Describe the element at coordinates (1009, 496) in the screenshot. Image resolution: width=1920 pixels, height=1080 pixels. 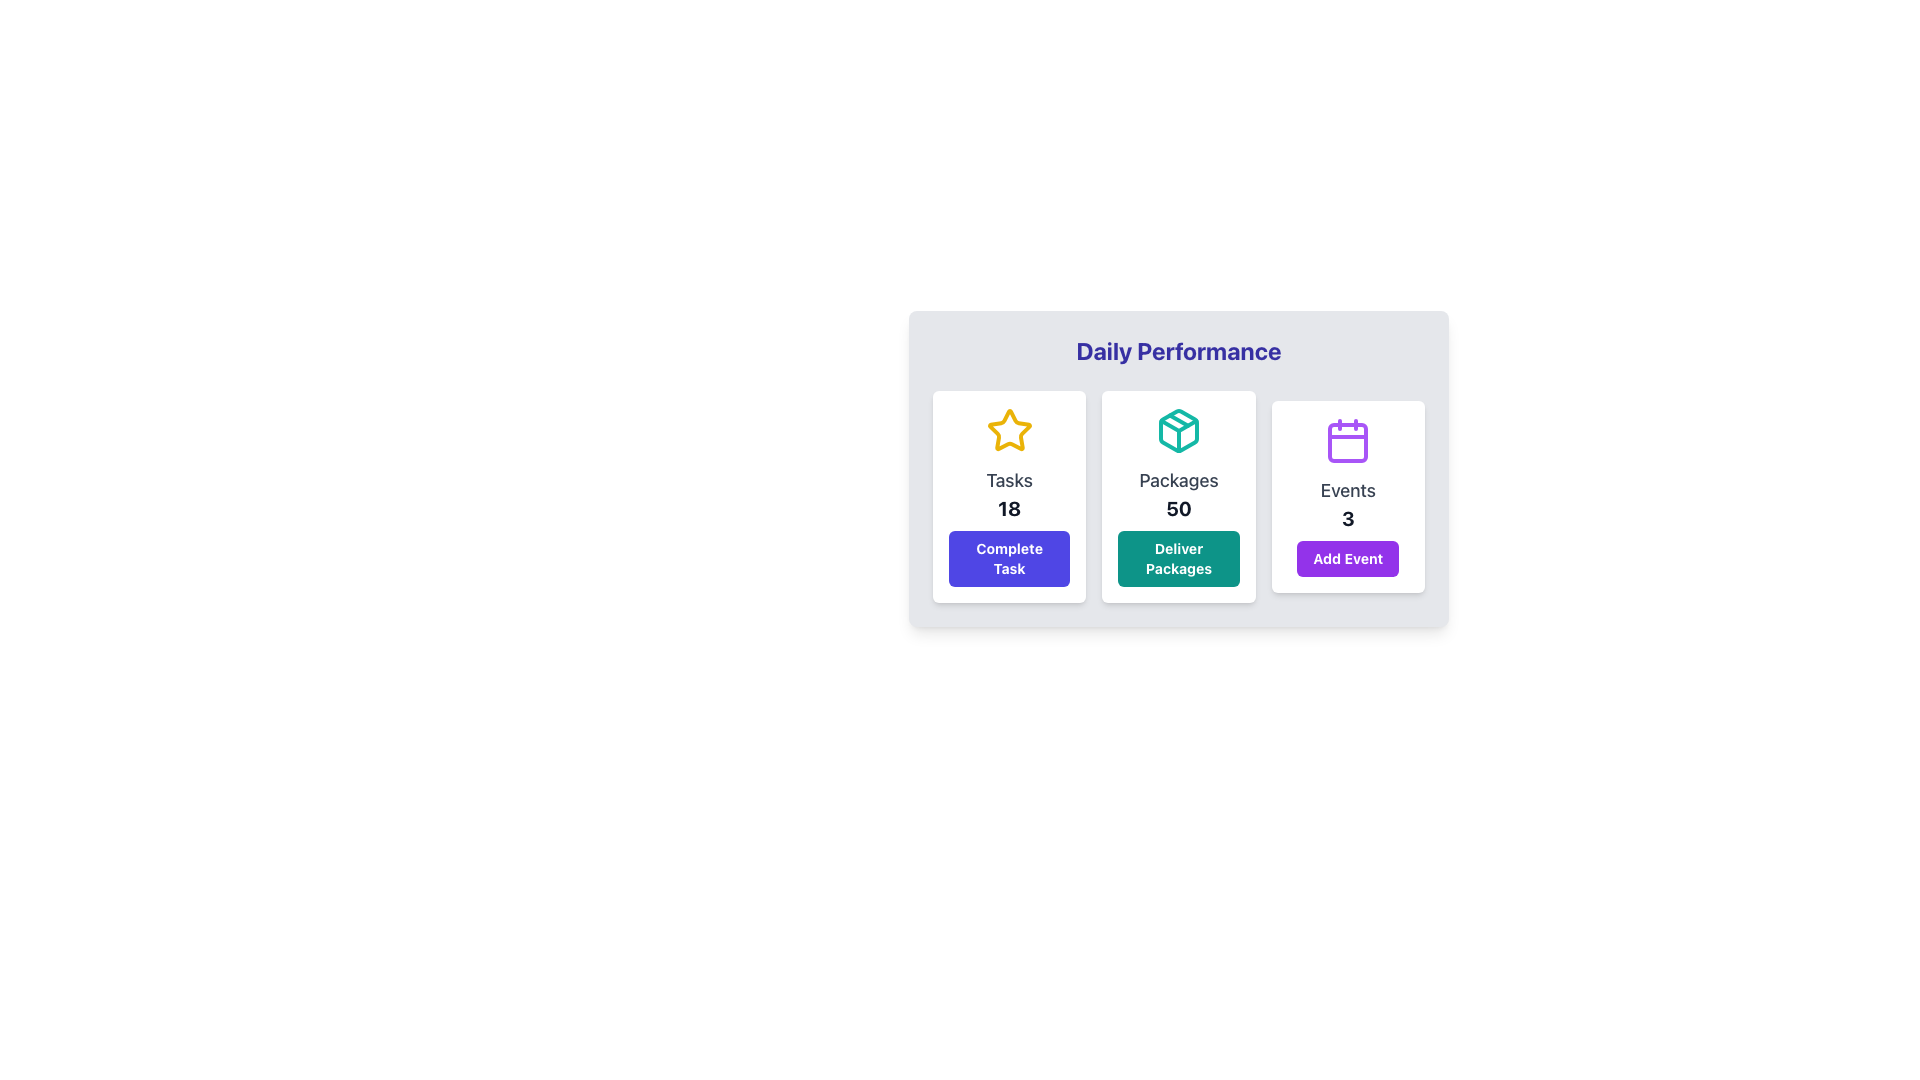
I see `the first card in the Daily Performance section, which has a white background, a yellow outlined star icon, a title 'Tasks', a large '18', and a blue button labelled 'Complete Task'` at that location.